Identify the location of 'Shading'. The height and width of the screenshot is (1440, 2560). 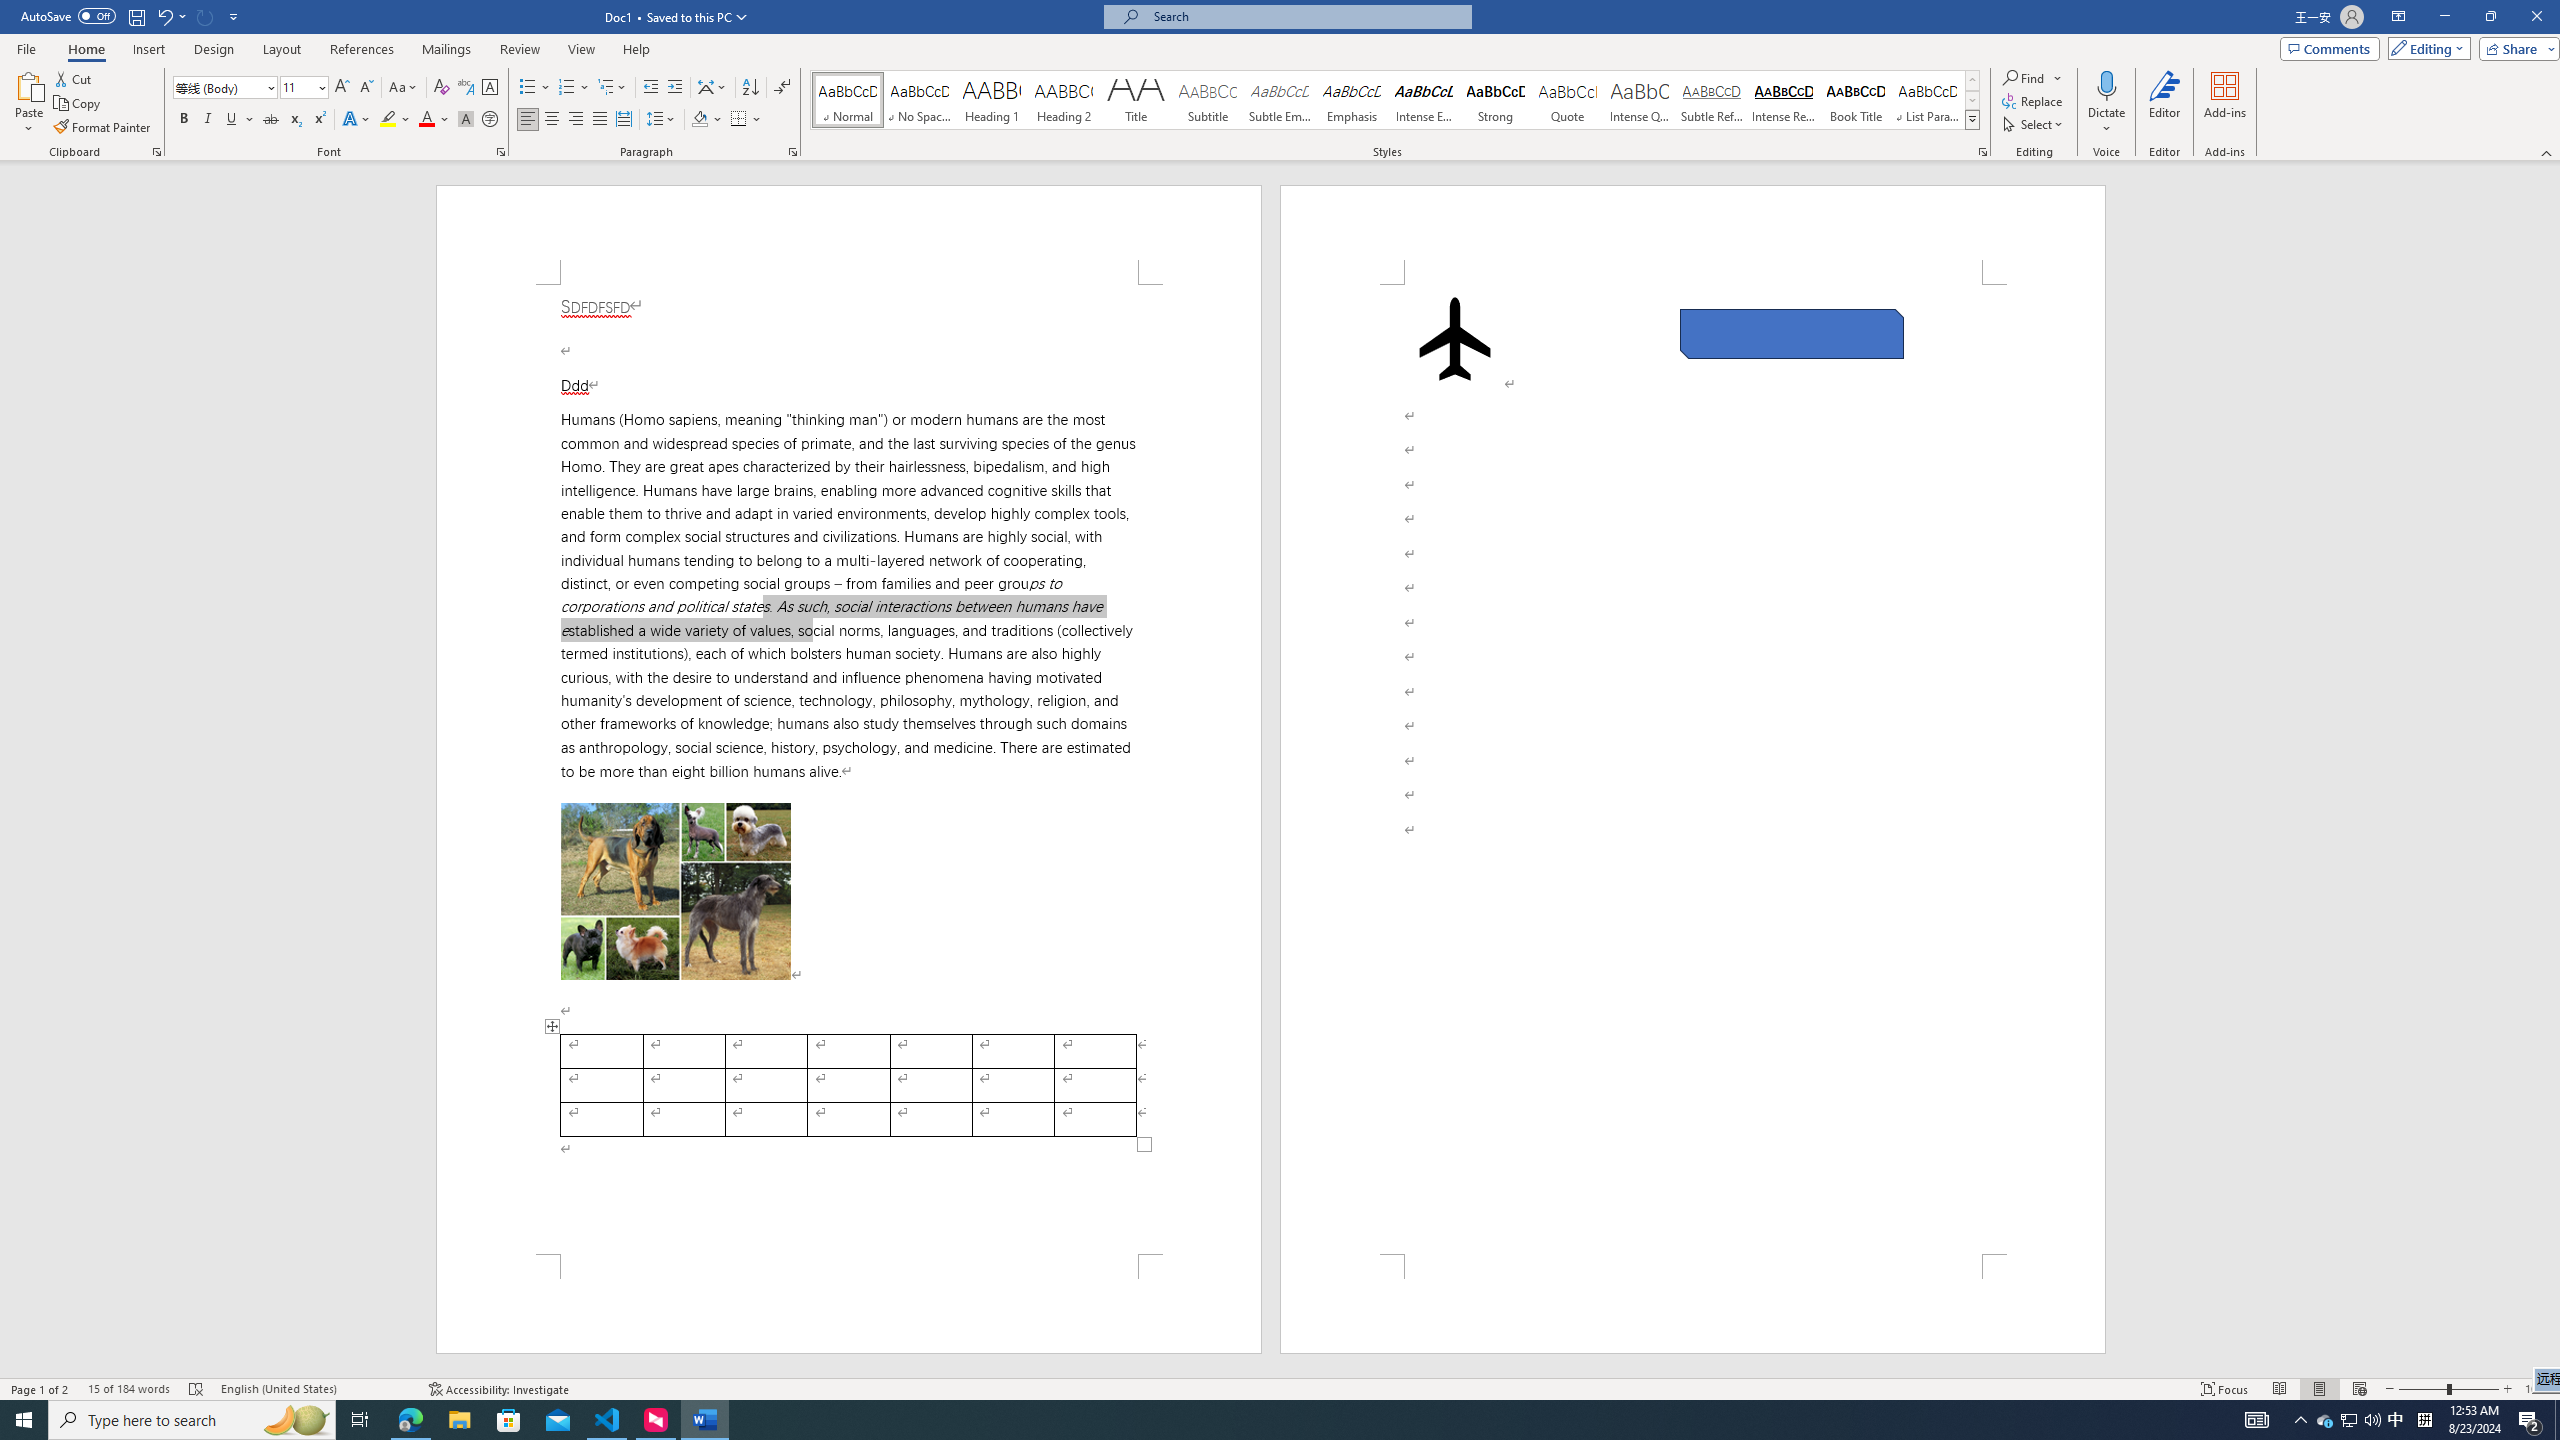
(706, 118).